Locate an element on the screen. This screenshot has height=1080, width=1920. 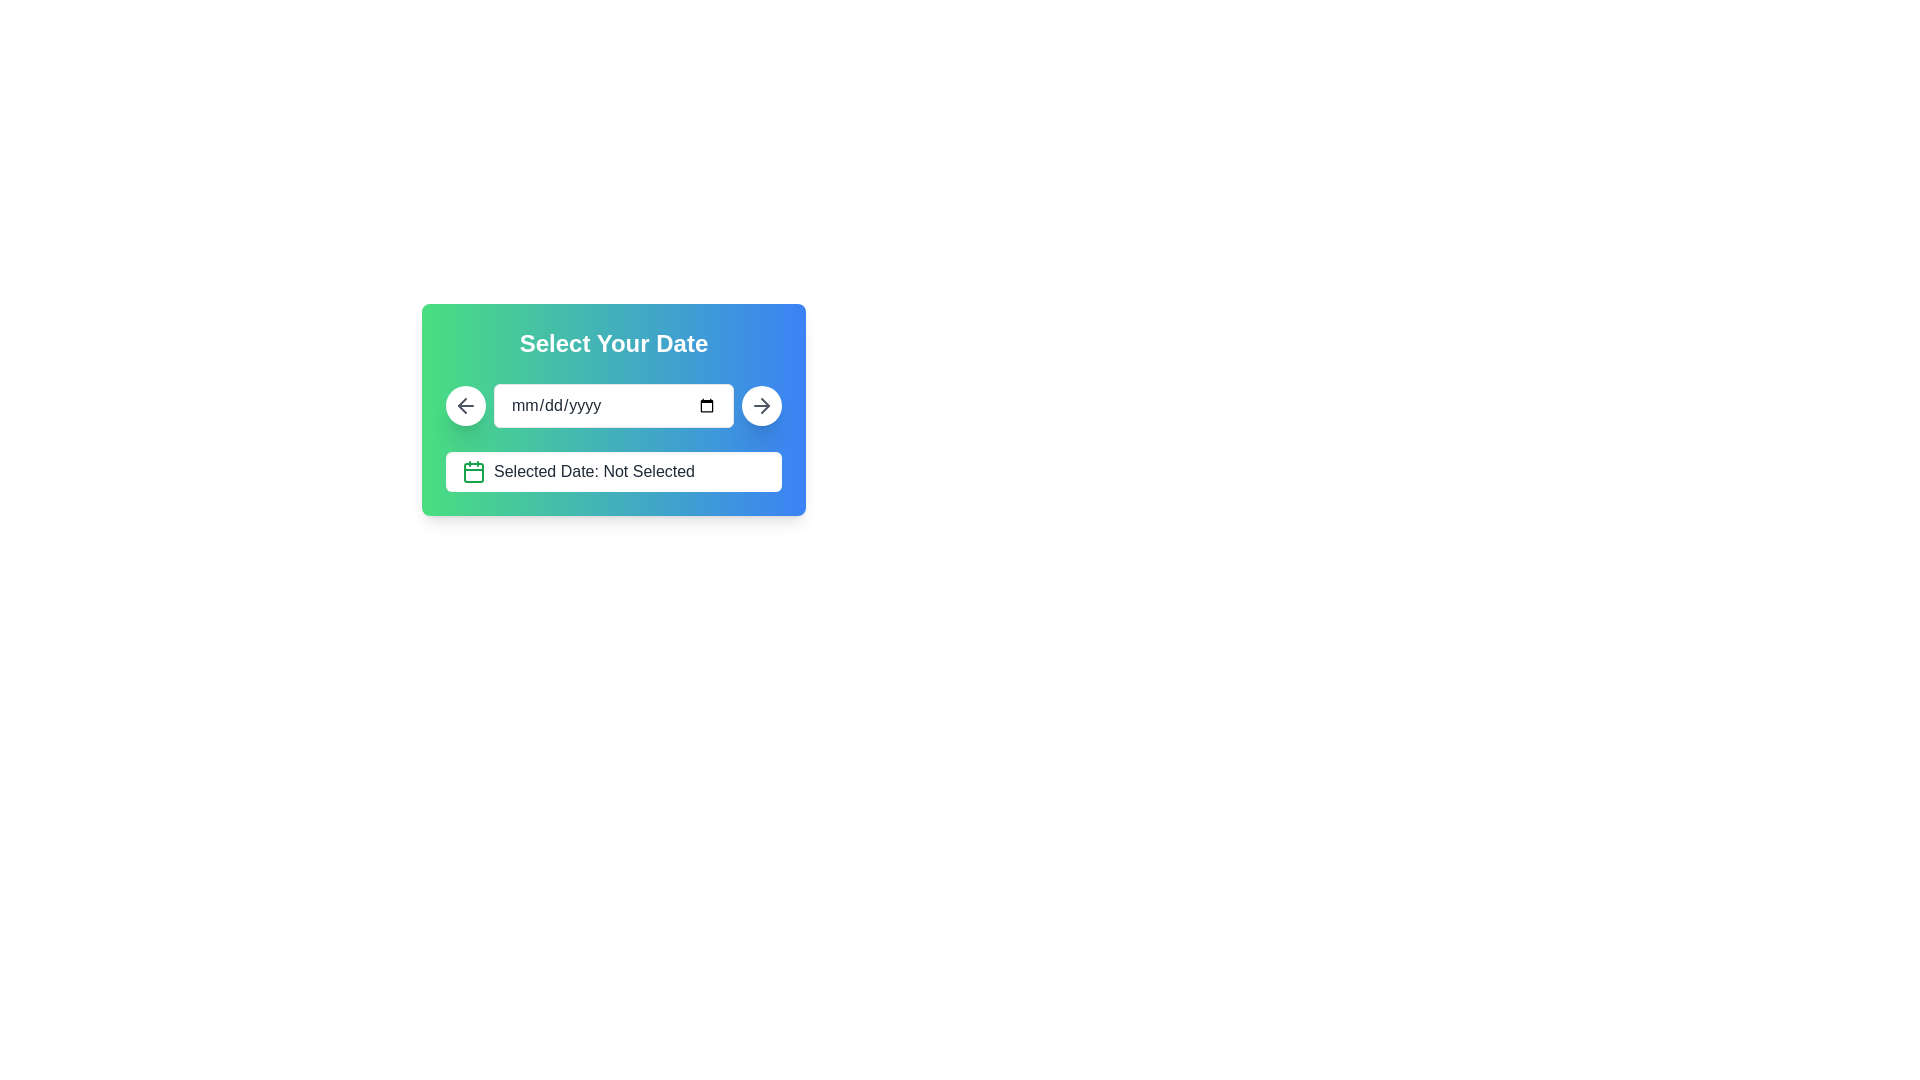
the calendar icon located to the left of the text 'Selected Date: Not Selected' for date selection or viewing is located at coordinates (473, 471).